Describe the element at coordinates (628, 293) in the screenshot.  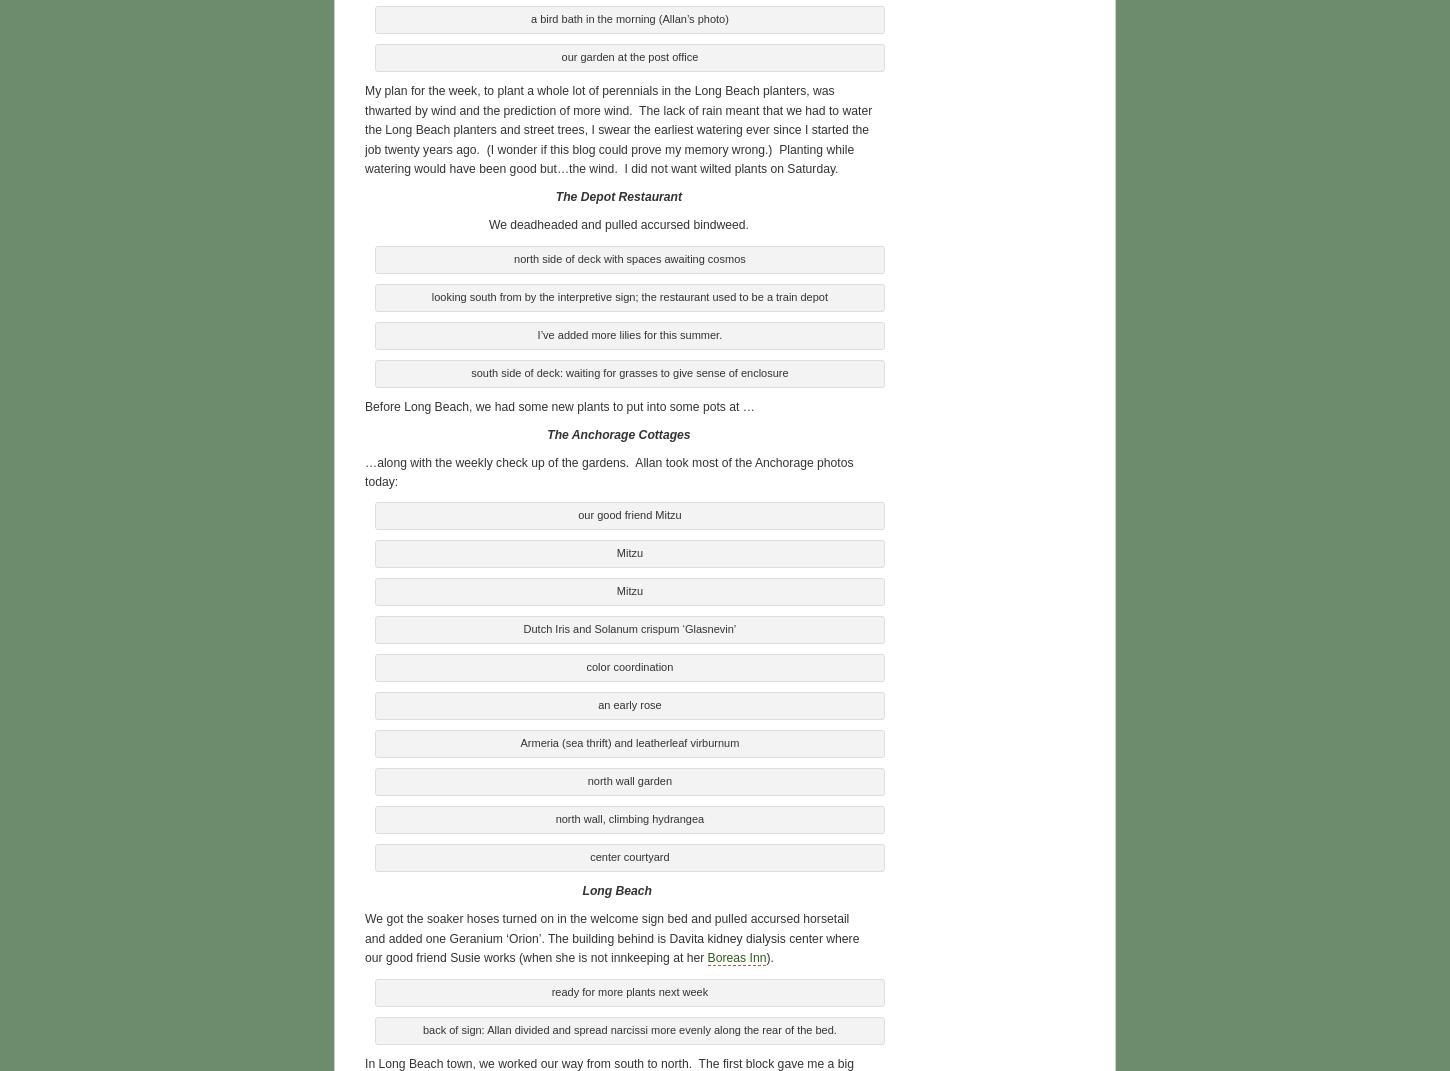
I see `'looking south from by the interpretive sign; the restaurant used to be a train depot'` at that location.